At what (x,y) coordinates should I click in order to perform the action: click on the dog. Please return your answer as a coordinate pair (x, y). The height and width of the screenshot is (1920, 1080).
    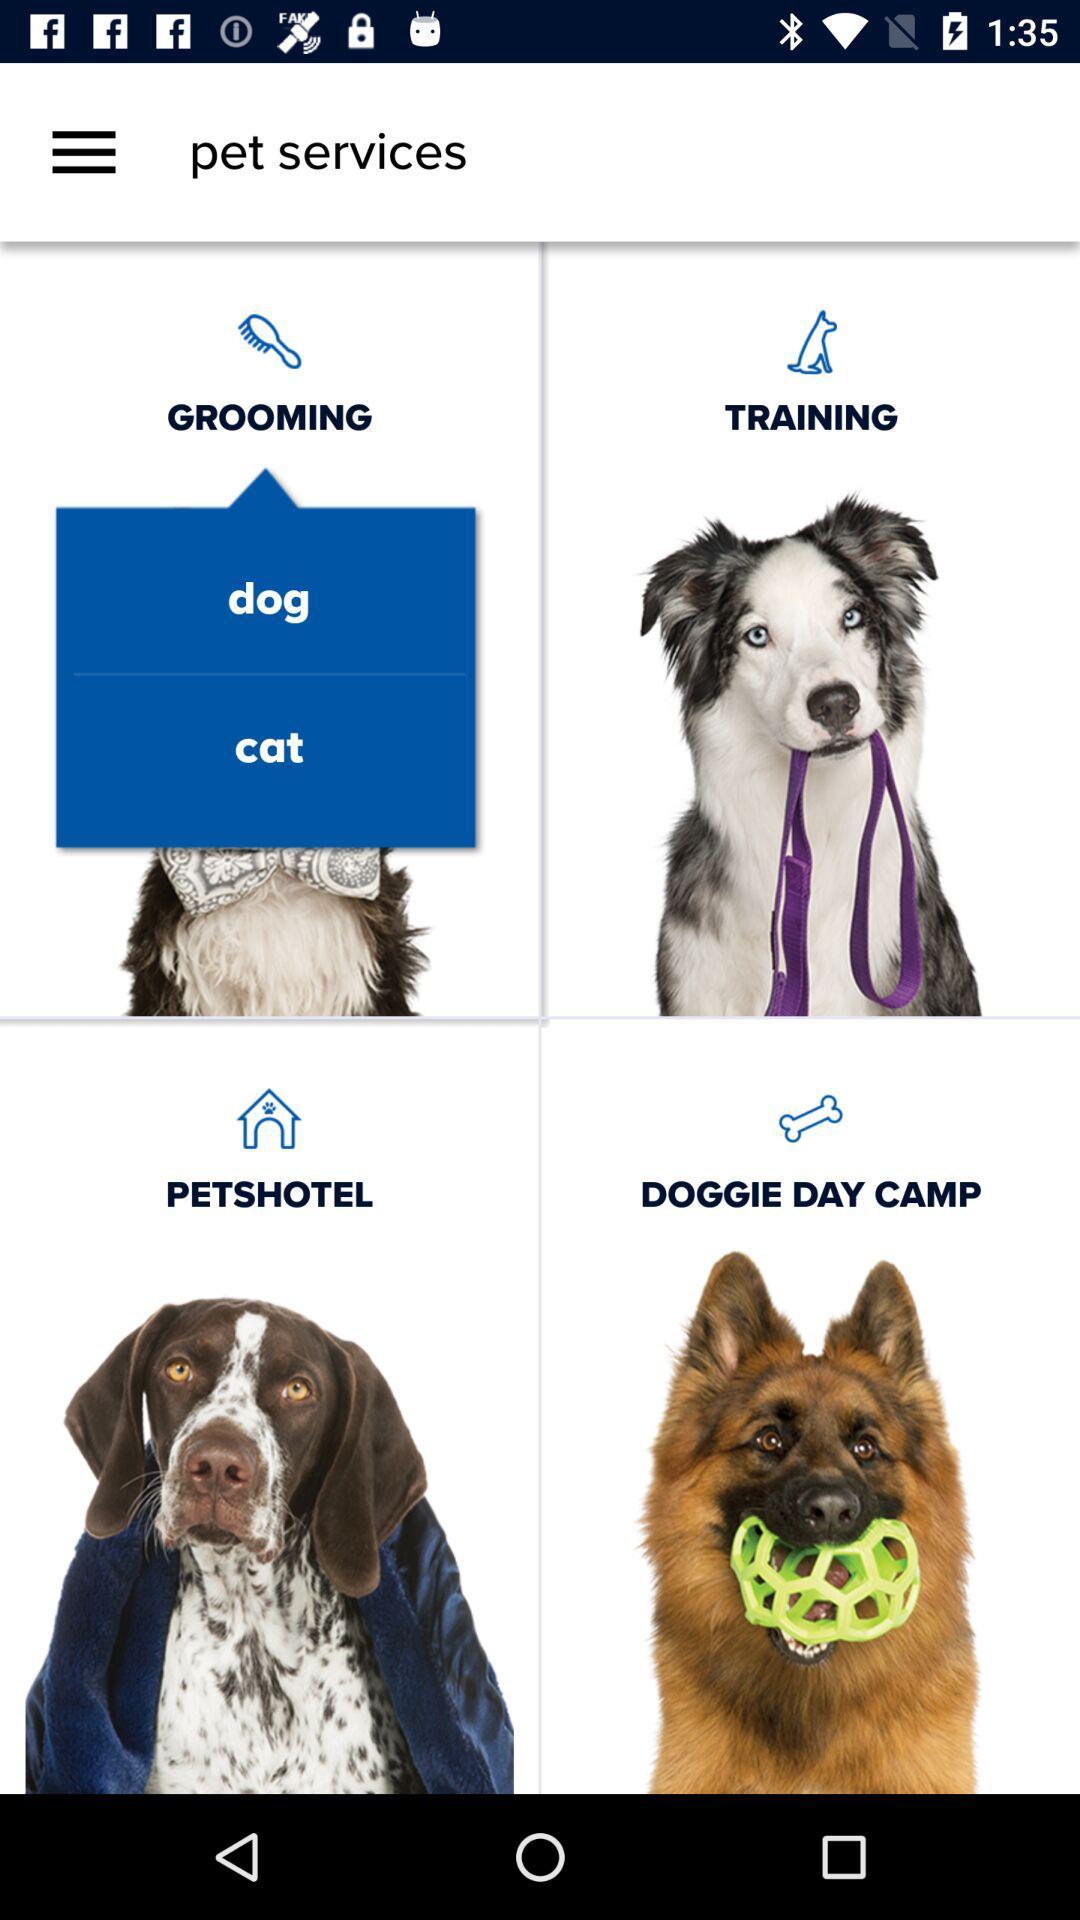
    Looking at the image, I should click on (268, 599).